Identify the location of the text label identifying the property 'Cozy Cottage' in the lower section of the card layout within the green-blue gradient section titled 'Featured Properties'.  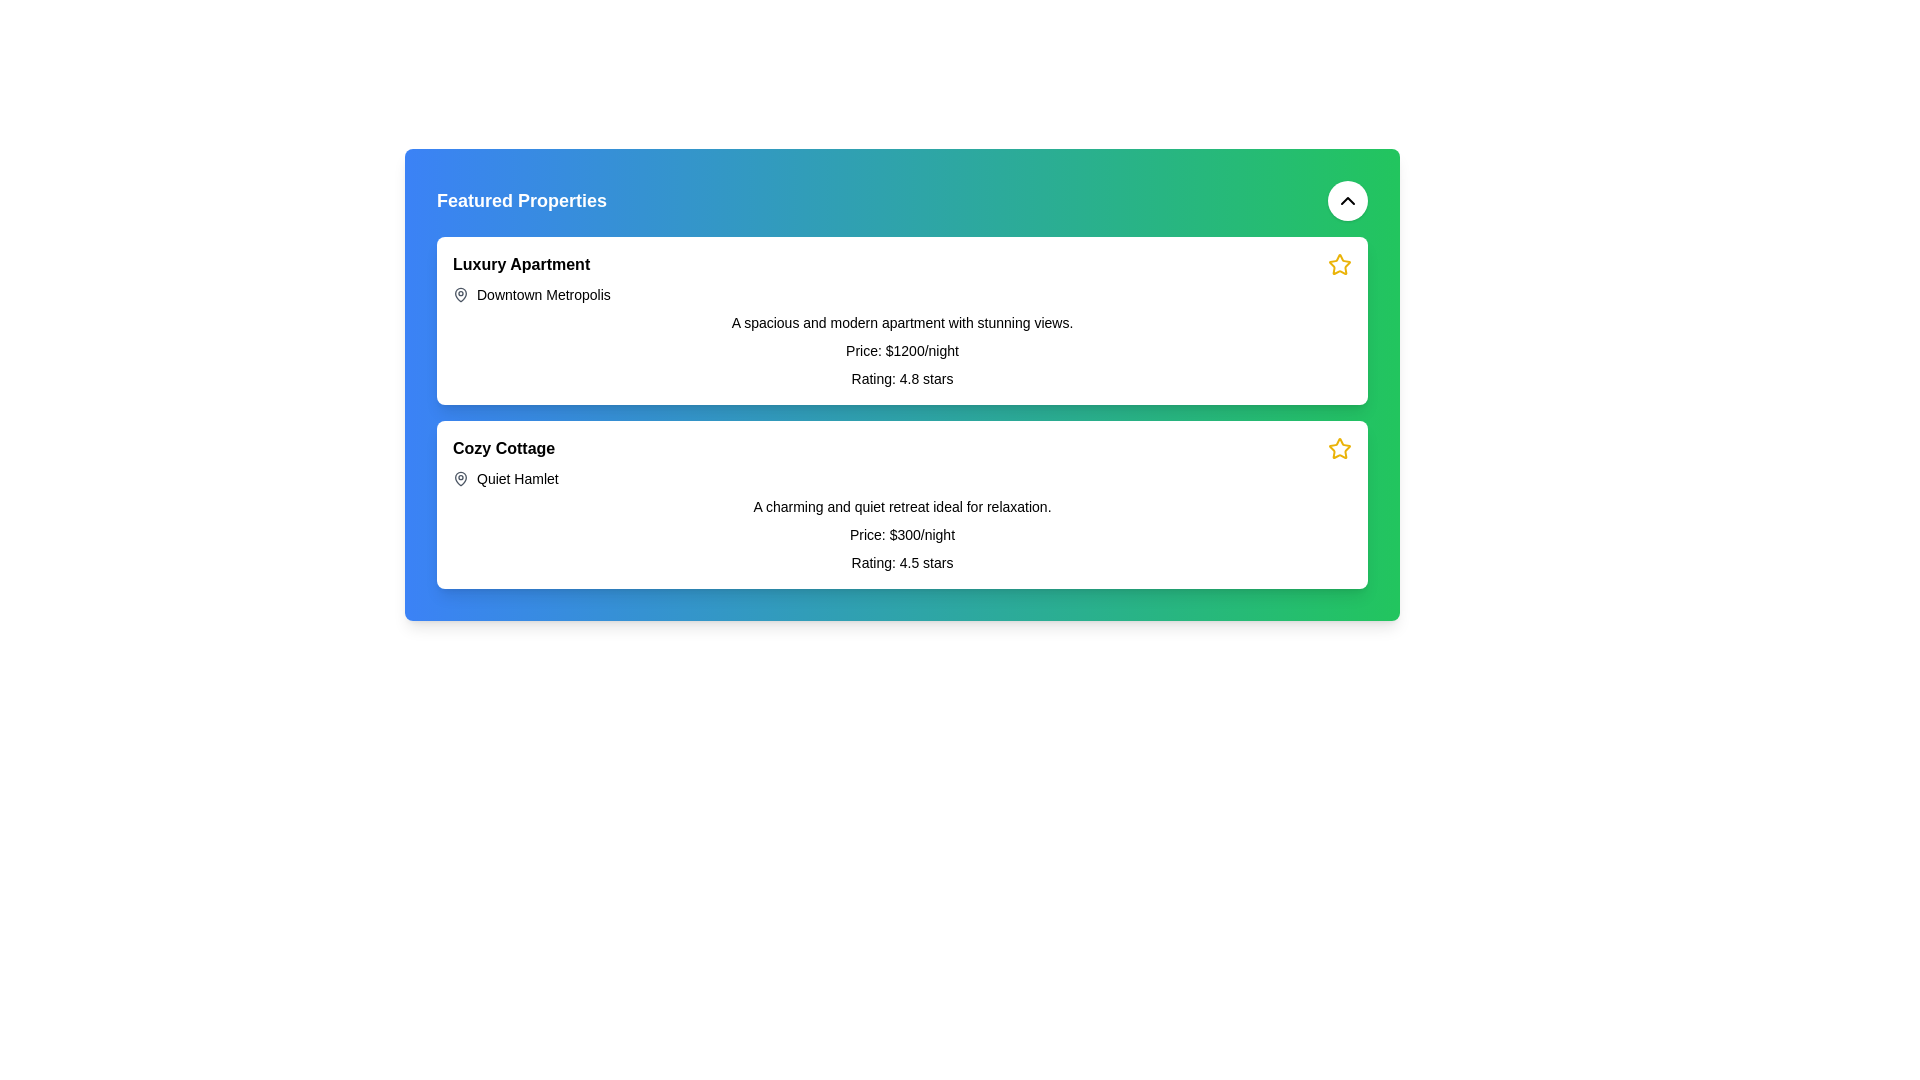
(504, 447).